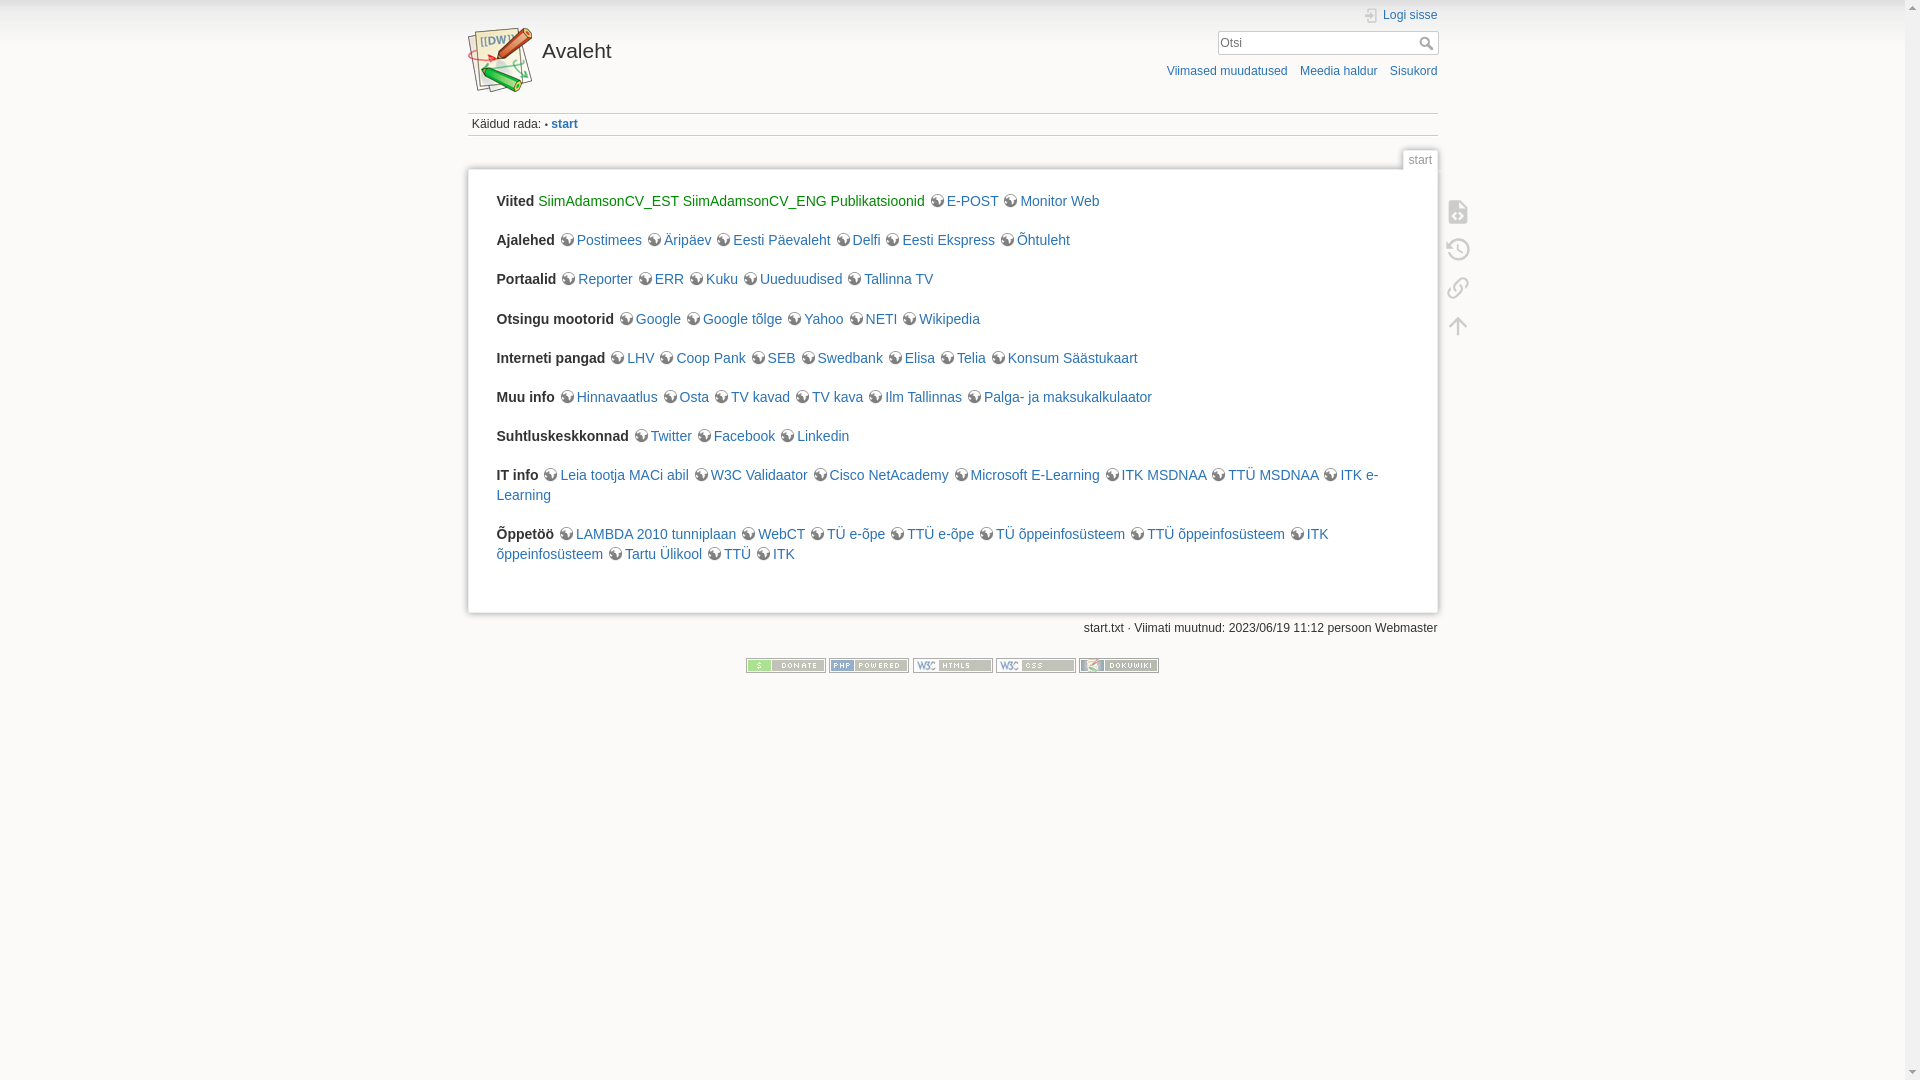  Describe the element at coordinates (773, 554) in the screenshot. I see `'ITK'` at that location.